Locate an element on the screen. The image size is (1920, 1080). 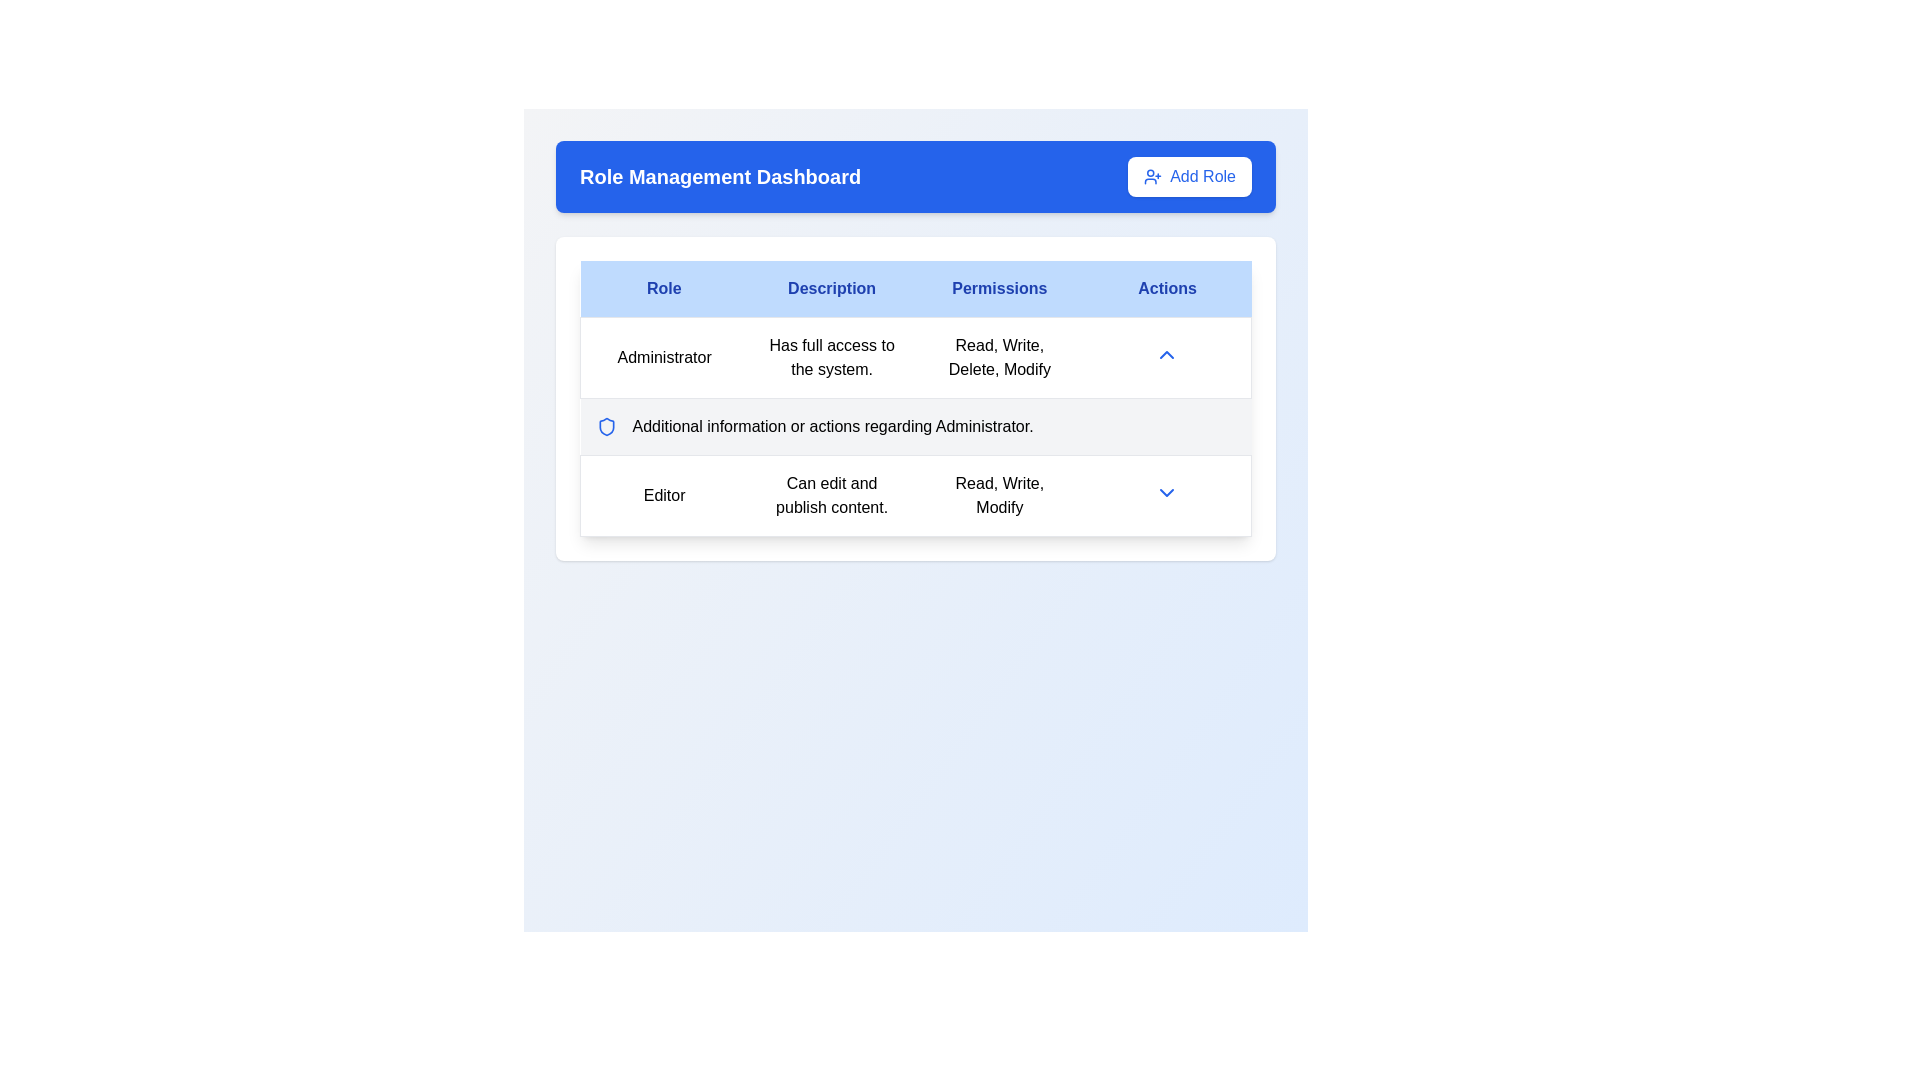
the List item row representing the user role 'Editor' by clicking on the dropdown menu in the 'Actions' column is located at coordinates (915, 495).